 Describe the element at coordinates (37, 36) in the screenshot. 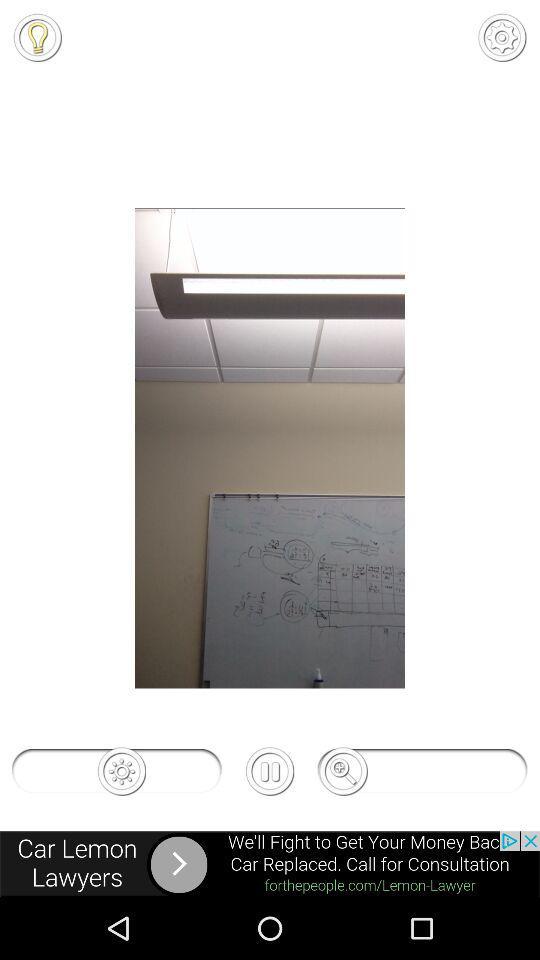

I see `open lighting` at that location.